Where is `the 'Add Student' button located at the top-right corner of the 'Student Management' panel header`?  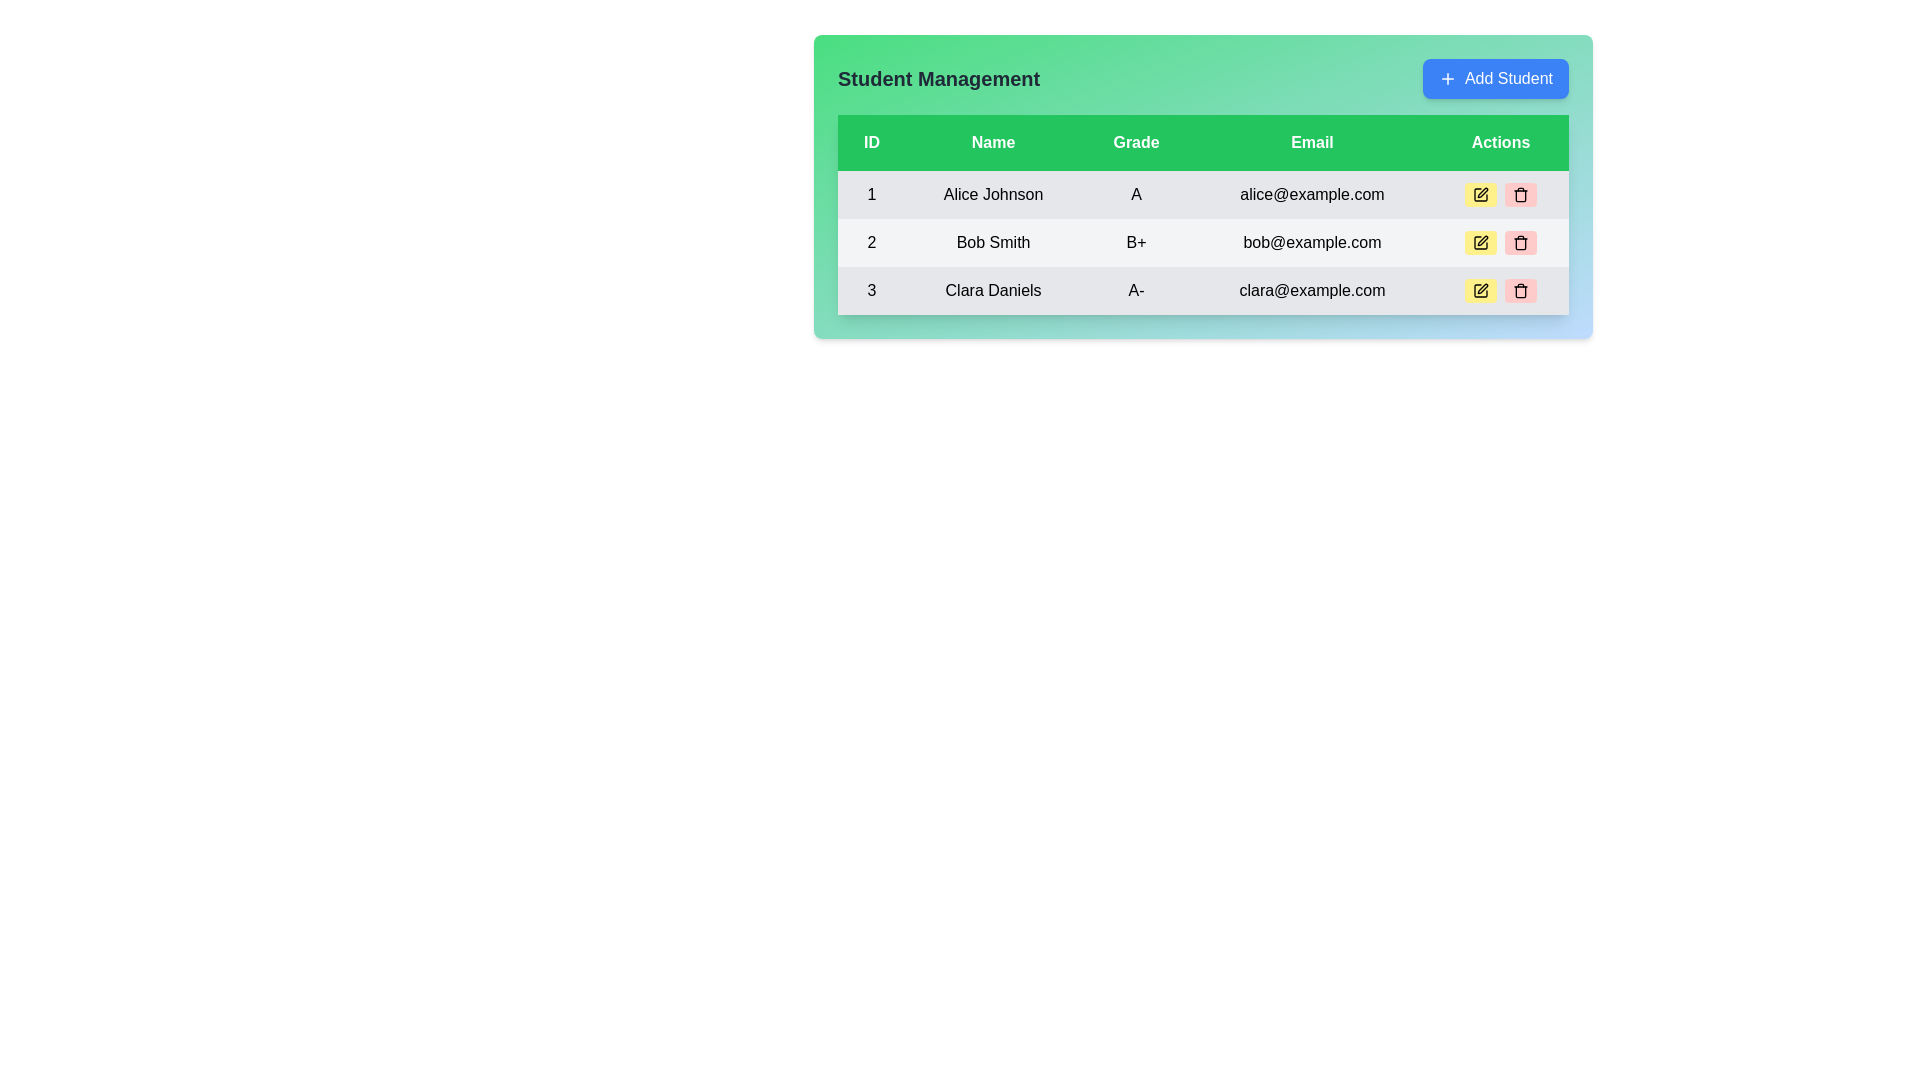
the 'Add Student' button located at the top-right corner of the 'Student Management' panel header is located at coordinates (1495, 77).